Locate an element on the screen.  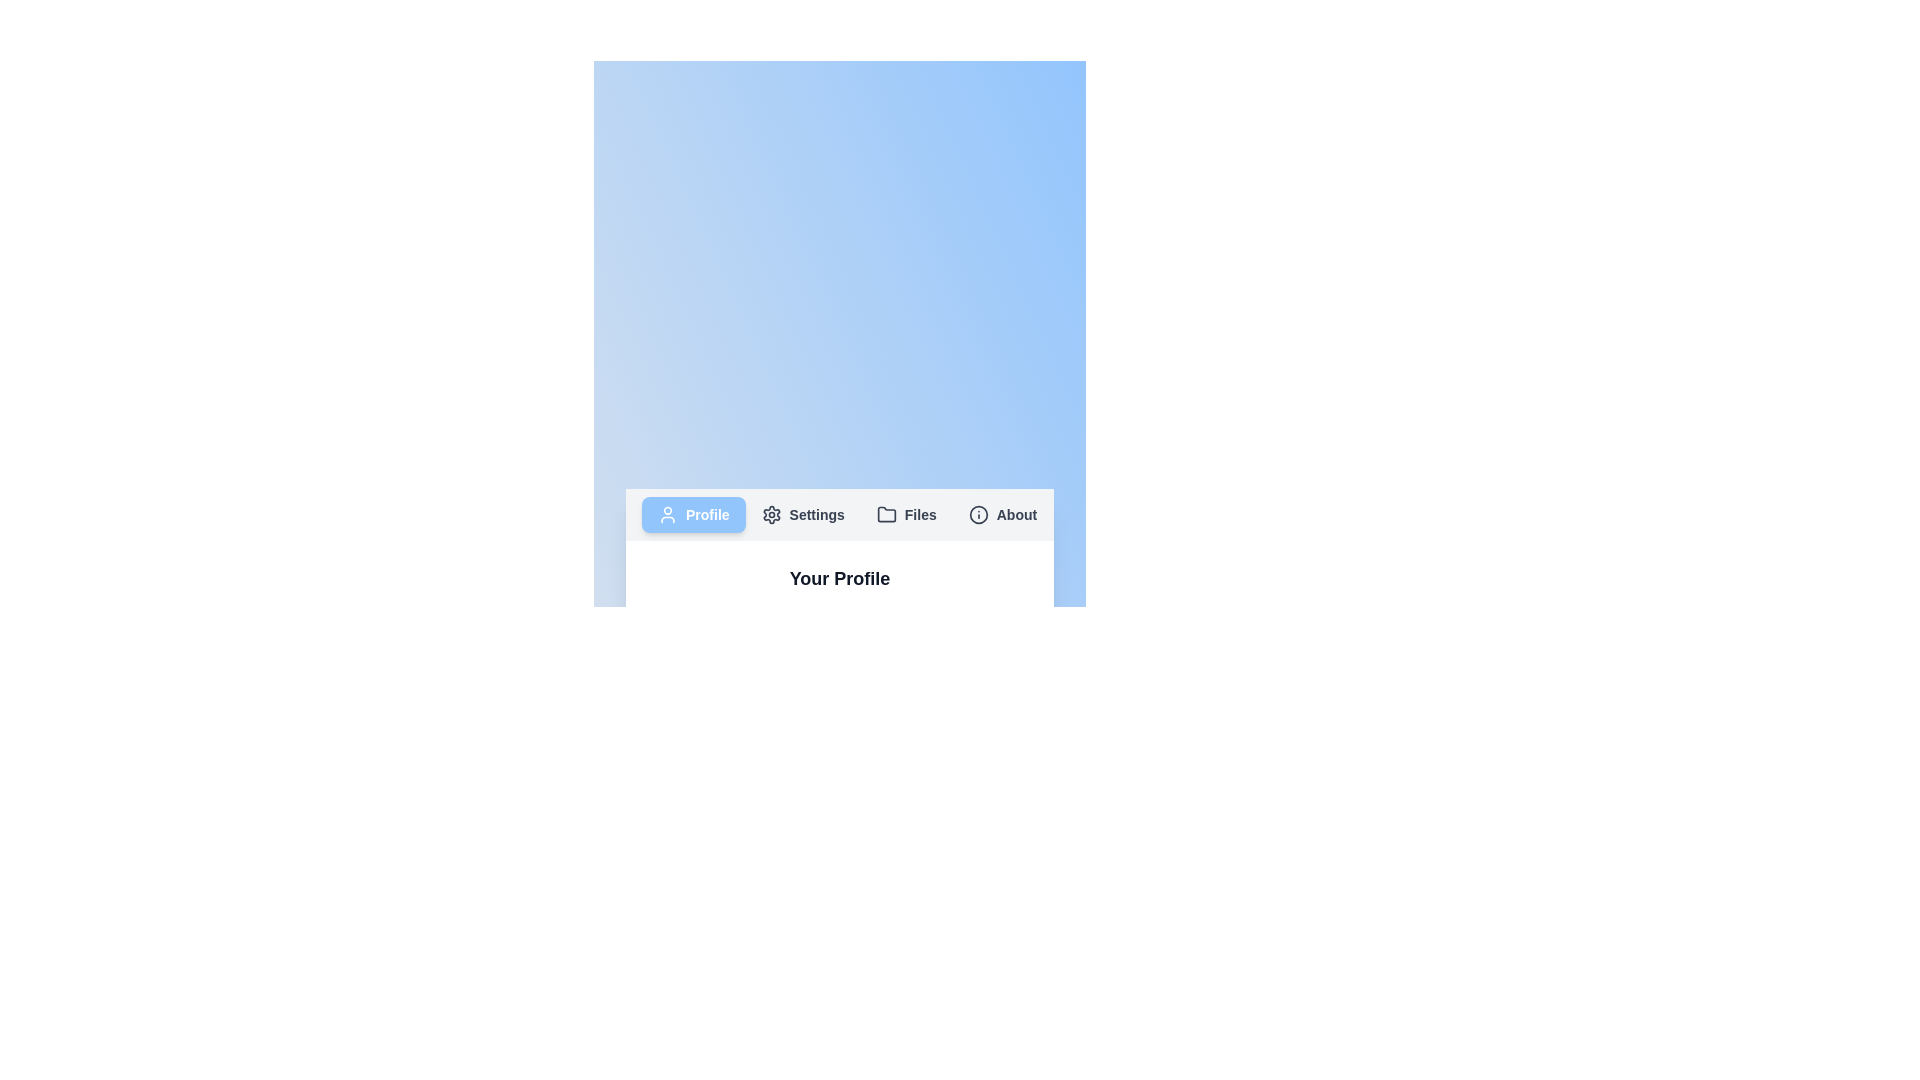
the interactive button located in the horizontal navigation bar, positioned to the right of the 'Profile' button and to the left of the 'Files' button is located at coordinates (803, 514).